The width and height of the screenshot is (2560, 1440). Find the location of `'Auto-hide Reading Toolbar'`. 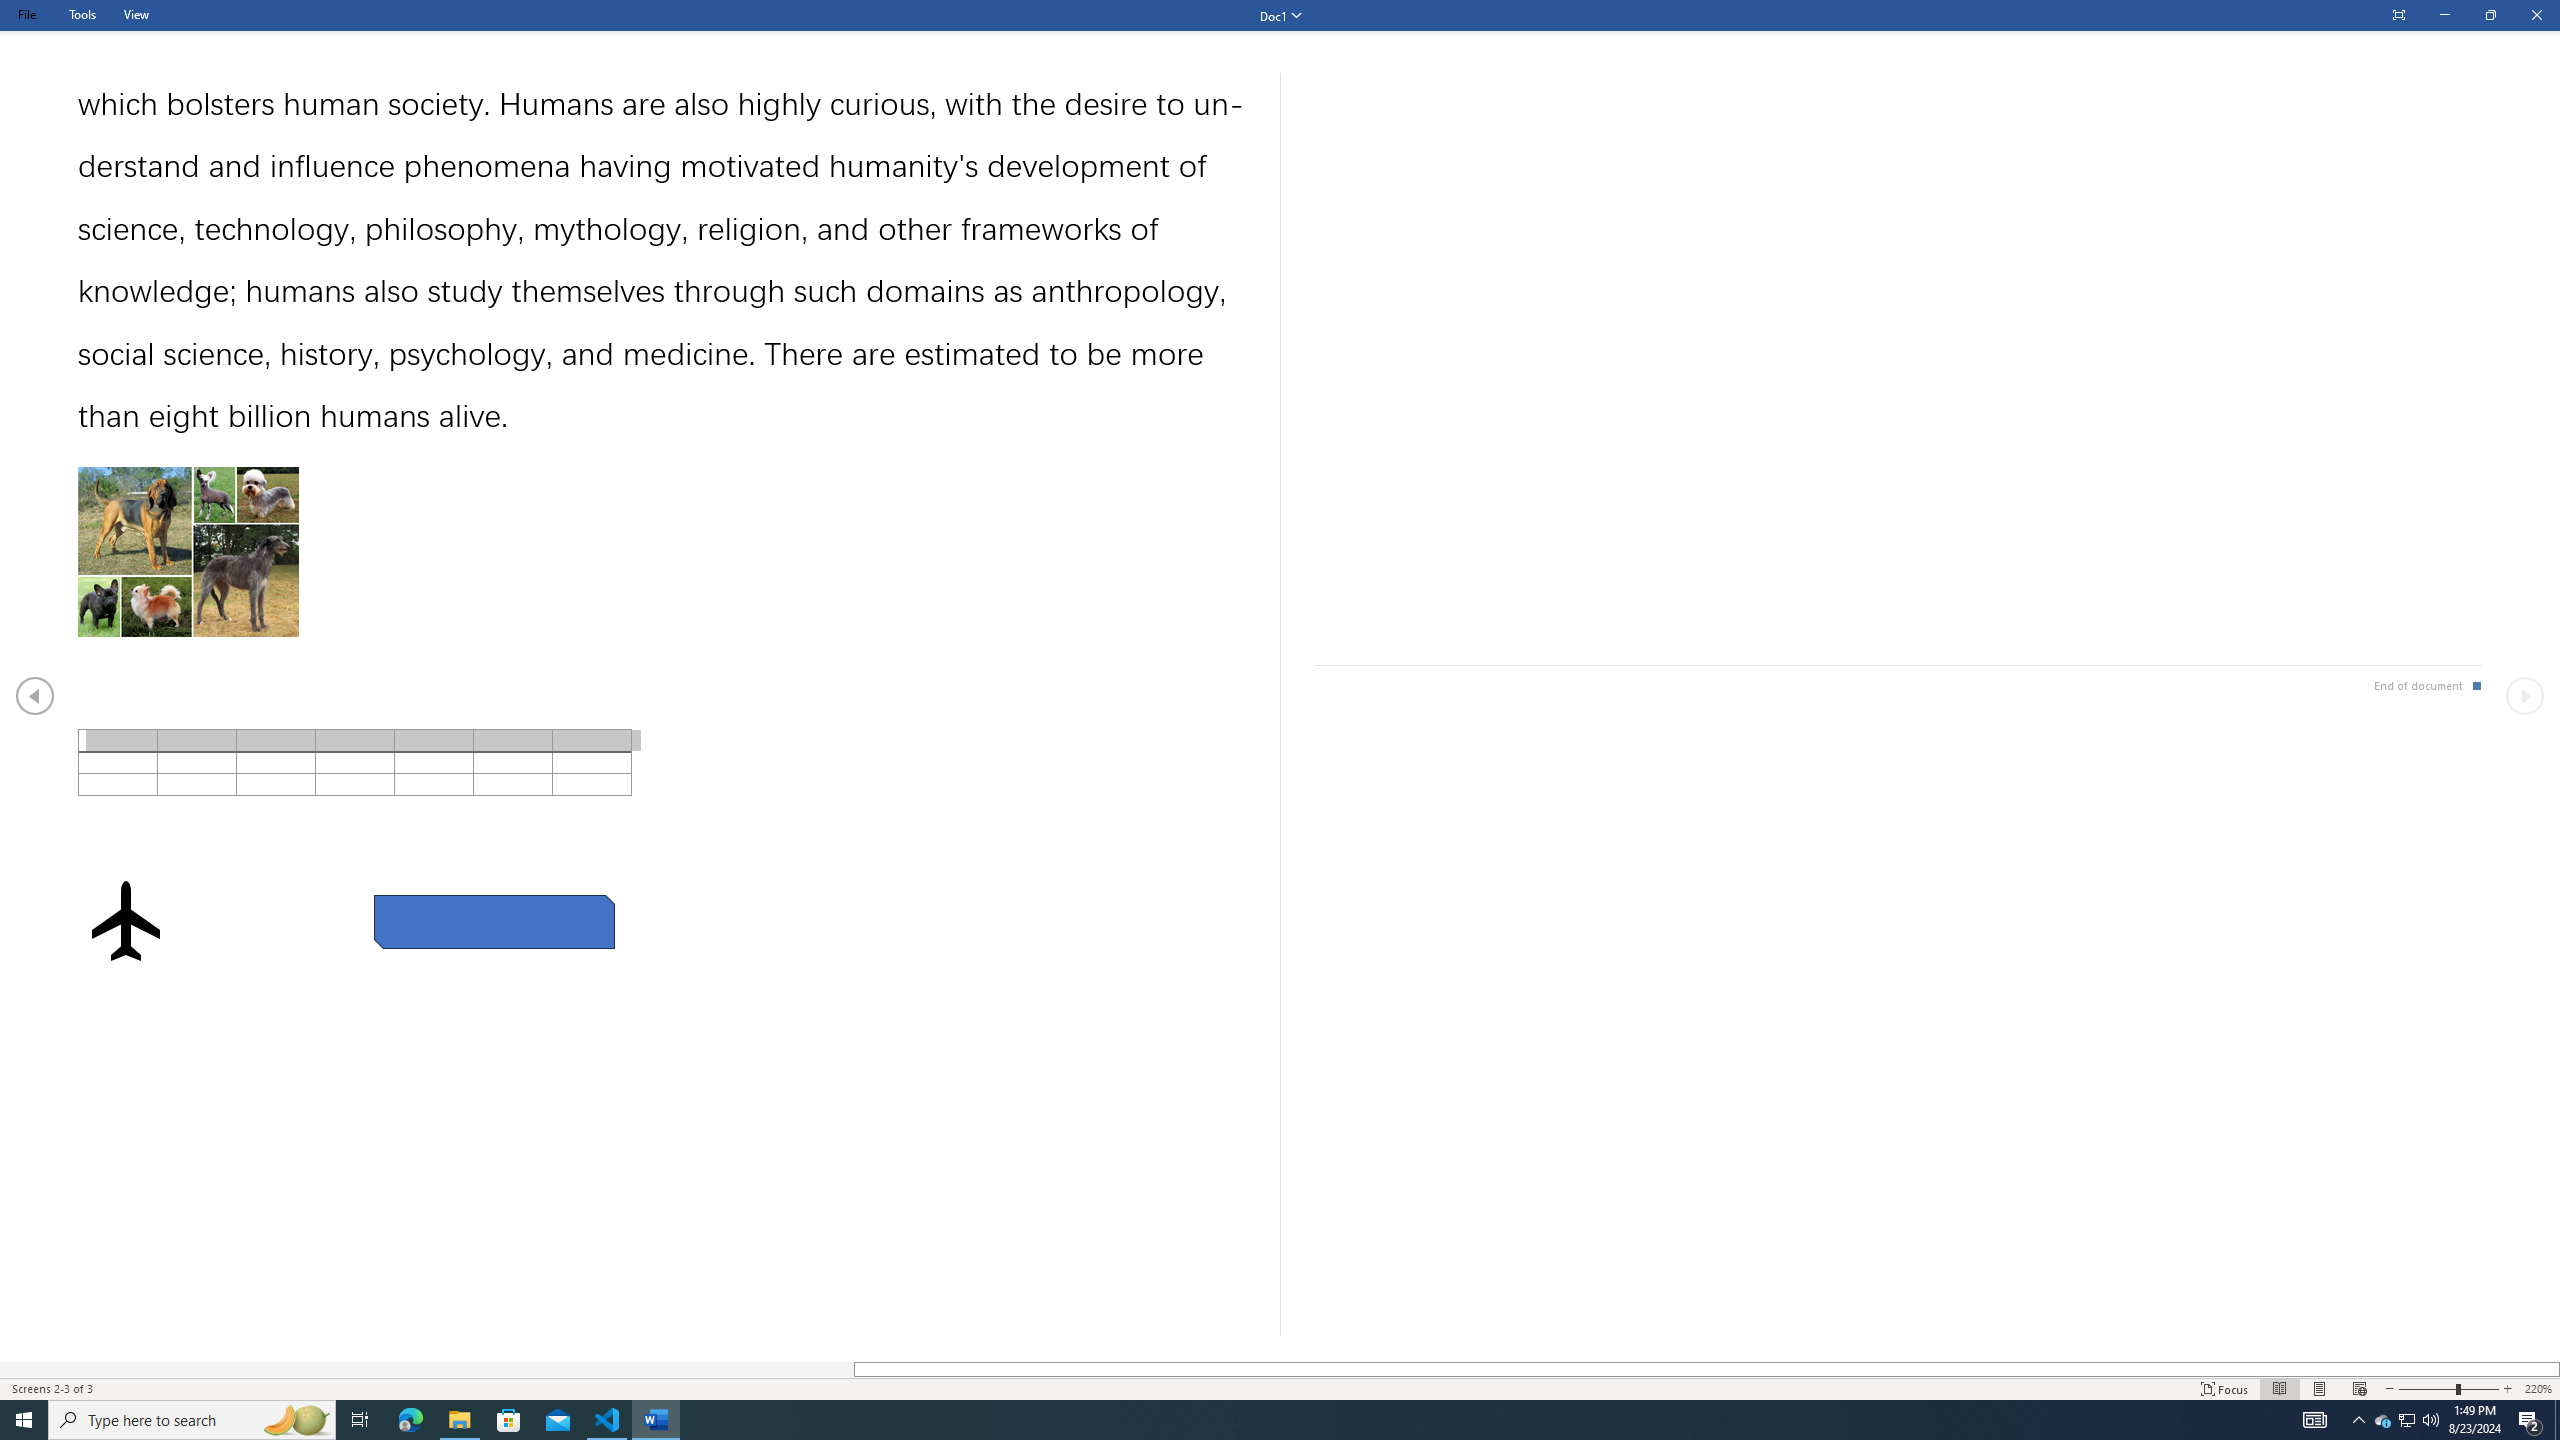

'Auto-hide Reading Toolbar' is located at coordinates (2397, 15).